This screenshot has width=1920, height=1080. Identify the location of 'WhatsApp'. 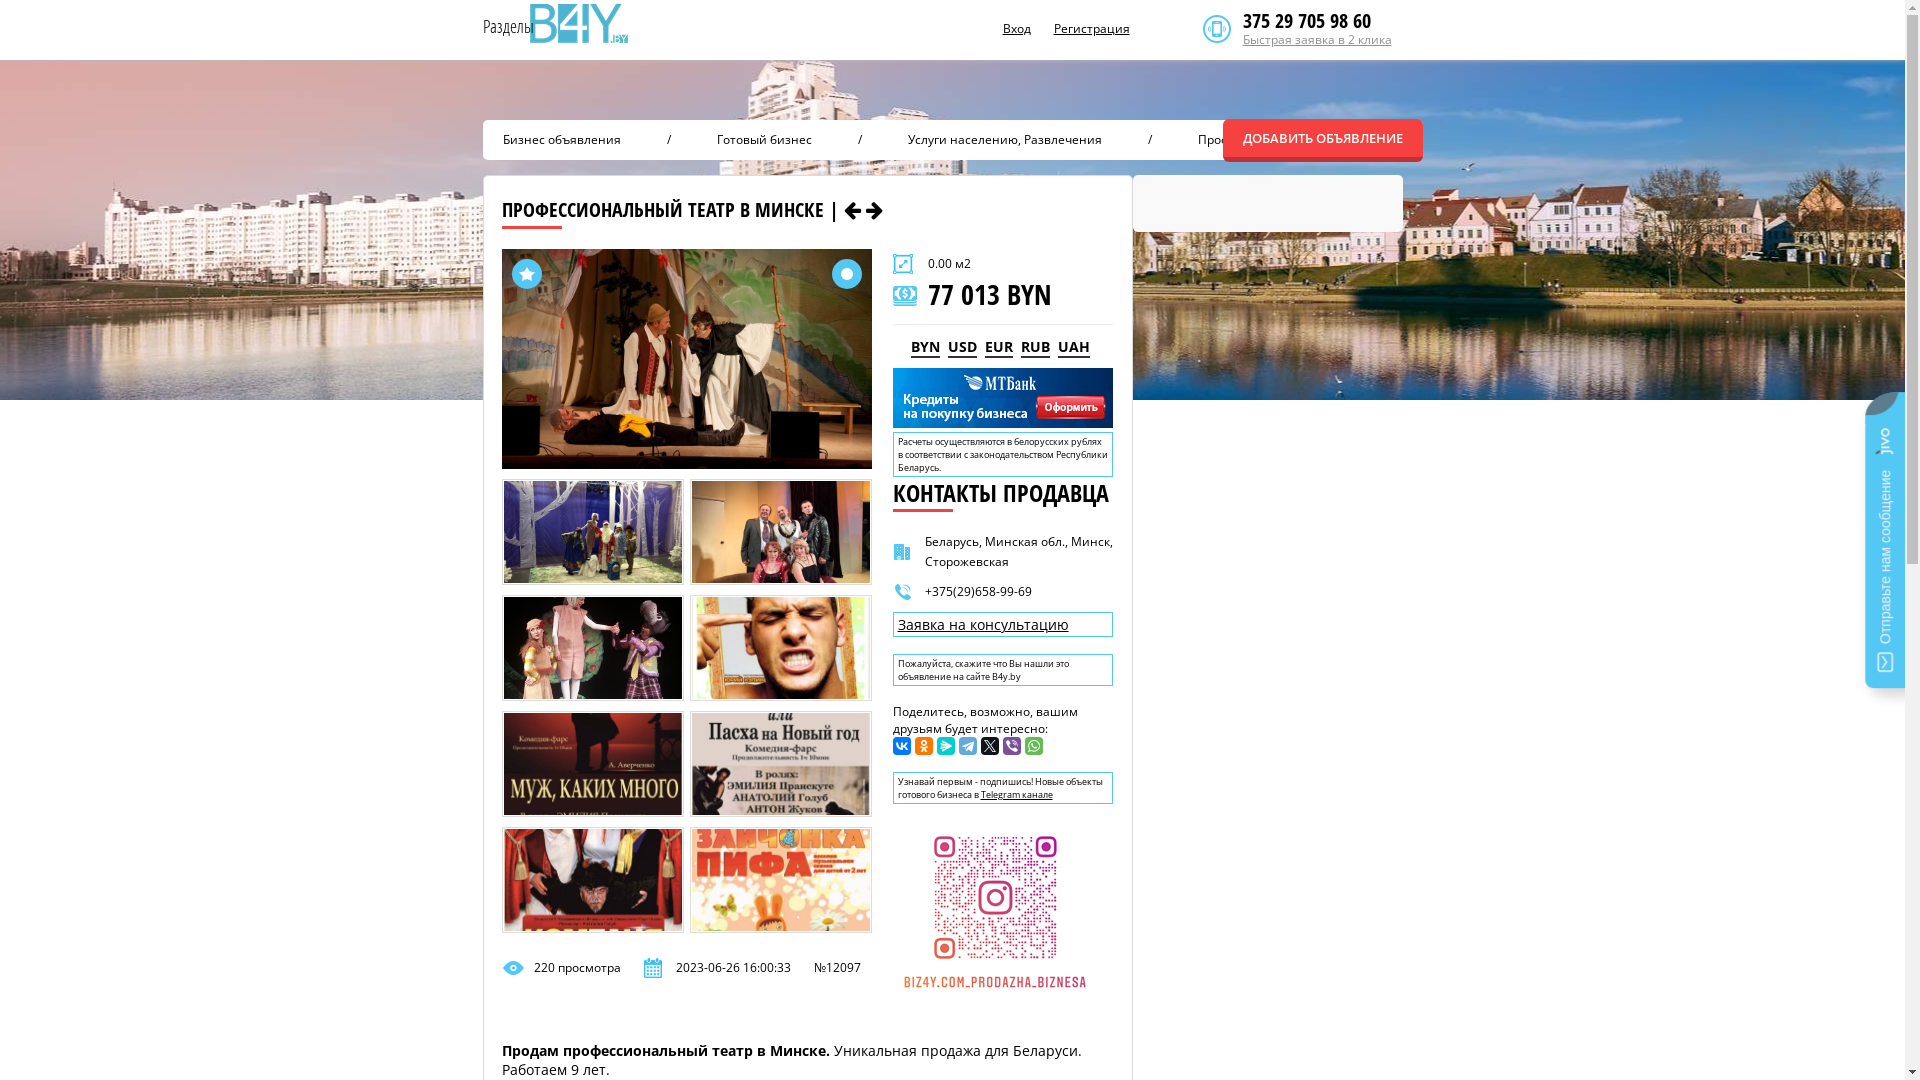
(1032, 745).